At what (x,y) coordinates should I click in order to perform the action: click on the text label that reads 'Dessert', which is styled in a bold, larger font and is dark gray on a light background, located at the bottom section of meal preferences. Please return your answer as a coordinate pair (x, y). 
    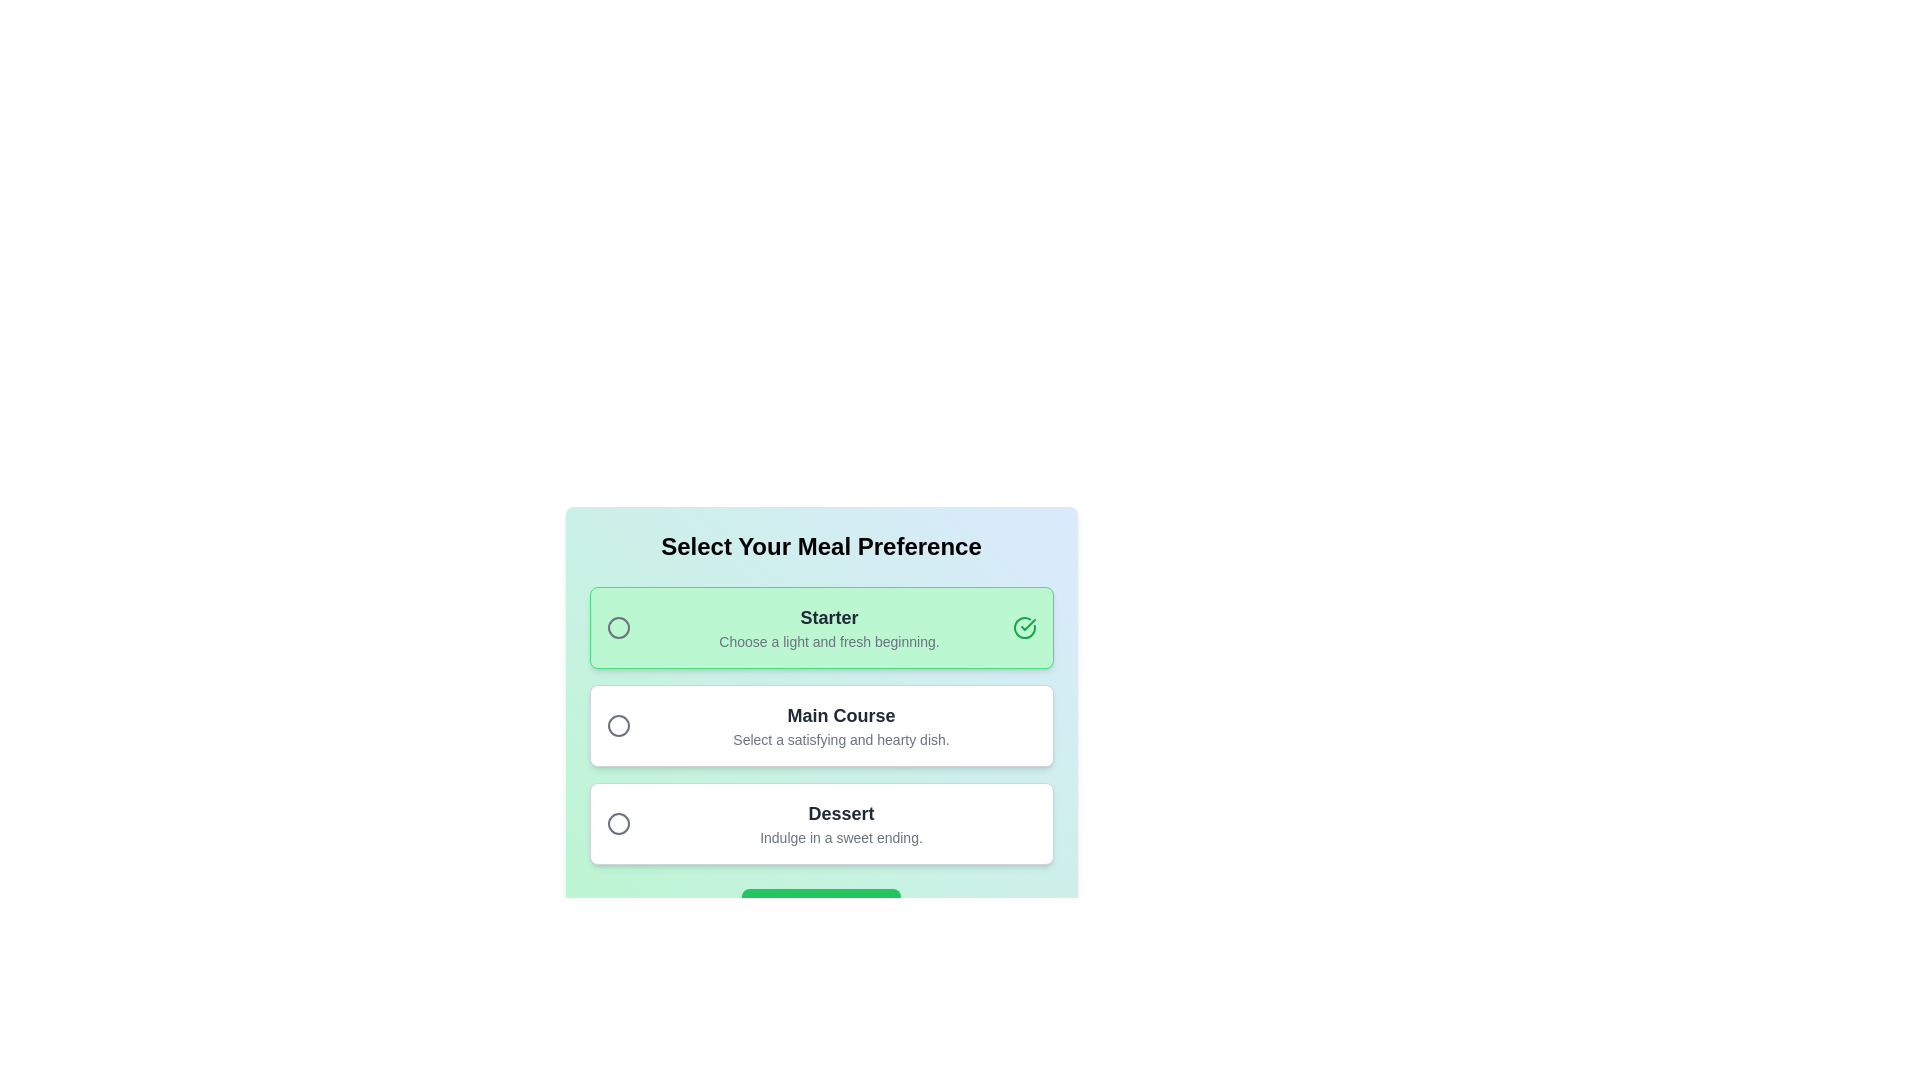
    Looking at the image, I should click on (841, 813).